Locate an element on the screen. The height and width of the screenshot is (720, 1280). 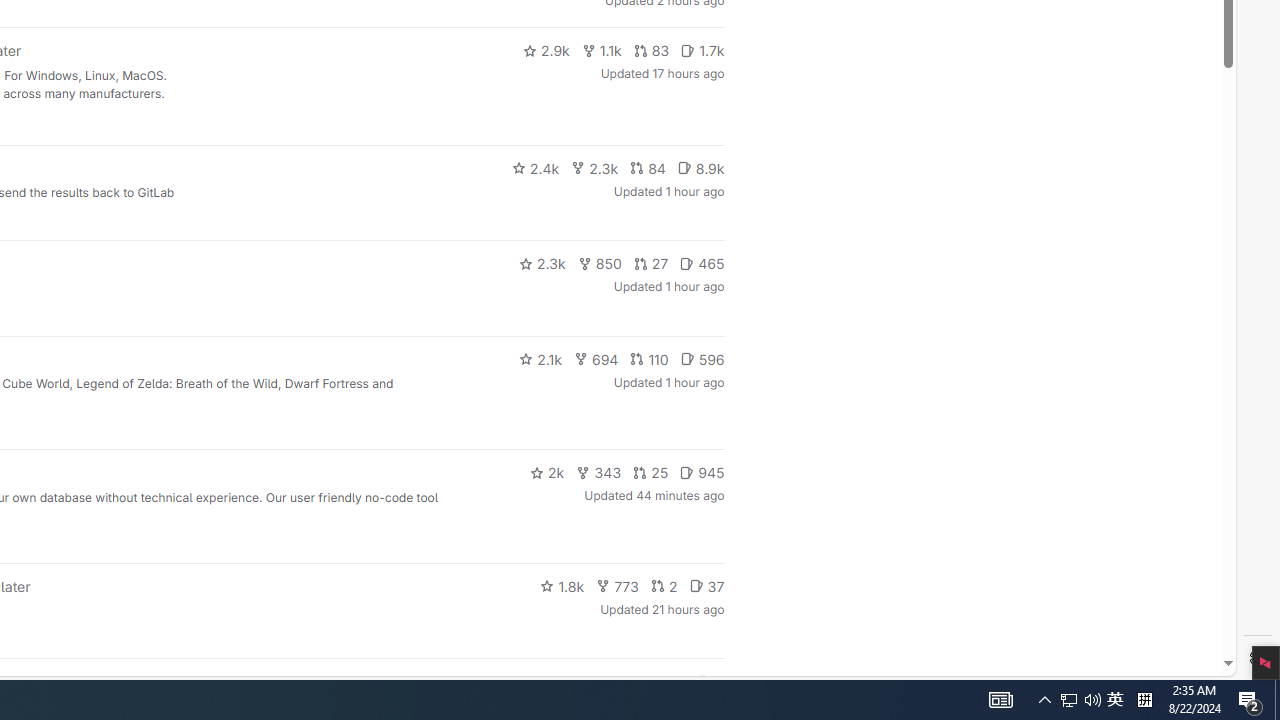
'694' is located at coordinates (595, 357).